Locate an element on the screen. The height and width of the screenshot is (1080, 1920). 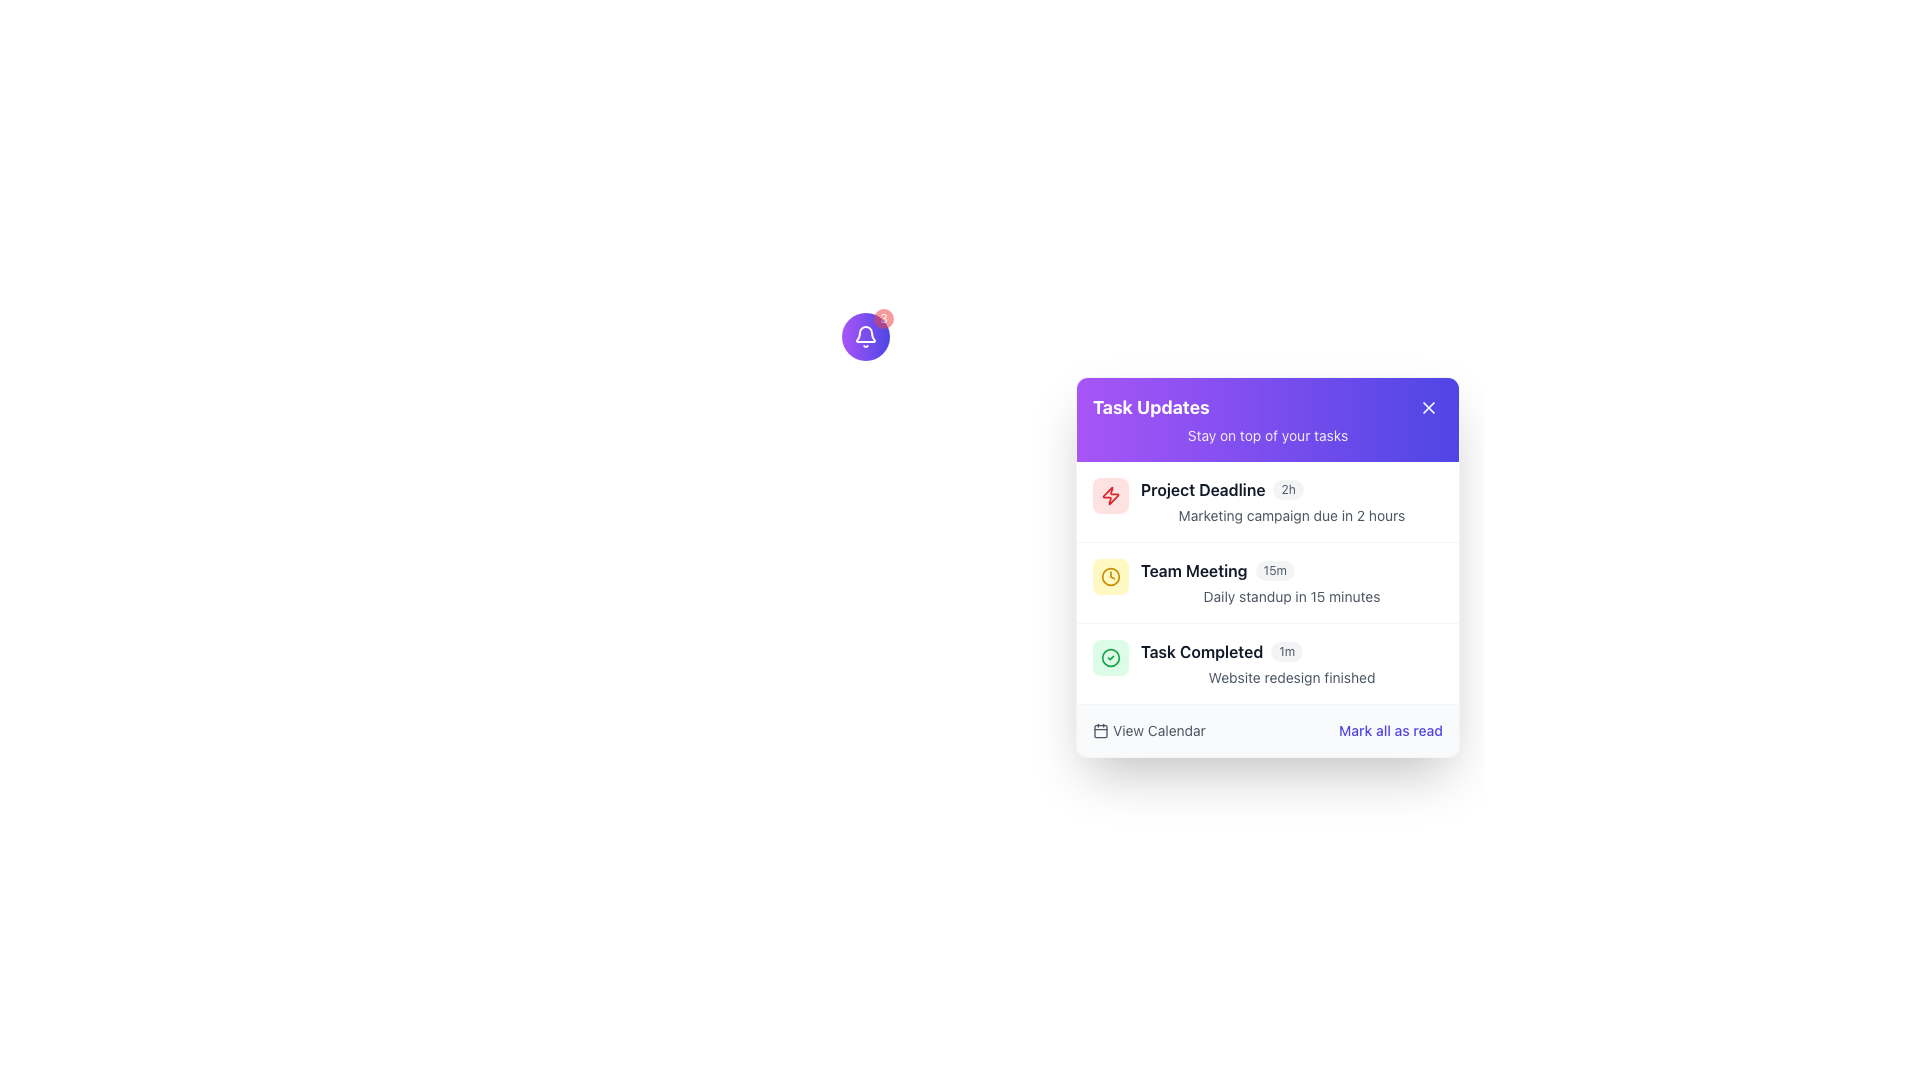
text from the title label indicating 'Team Meeting' located within the 'Task Updates' notification card, specifically the second task listed is located at coordinates (1194, 570).